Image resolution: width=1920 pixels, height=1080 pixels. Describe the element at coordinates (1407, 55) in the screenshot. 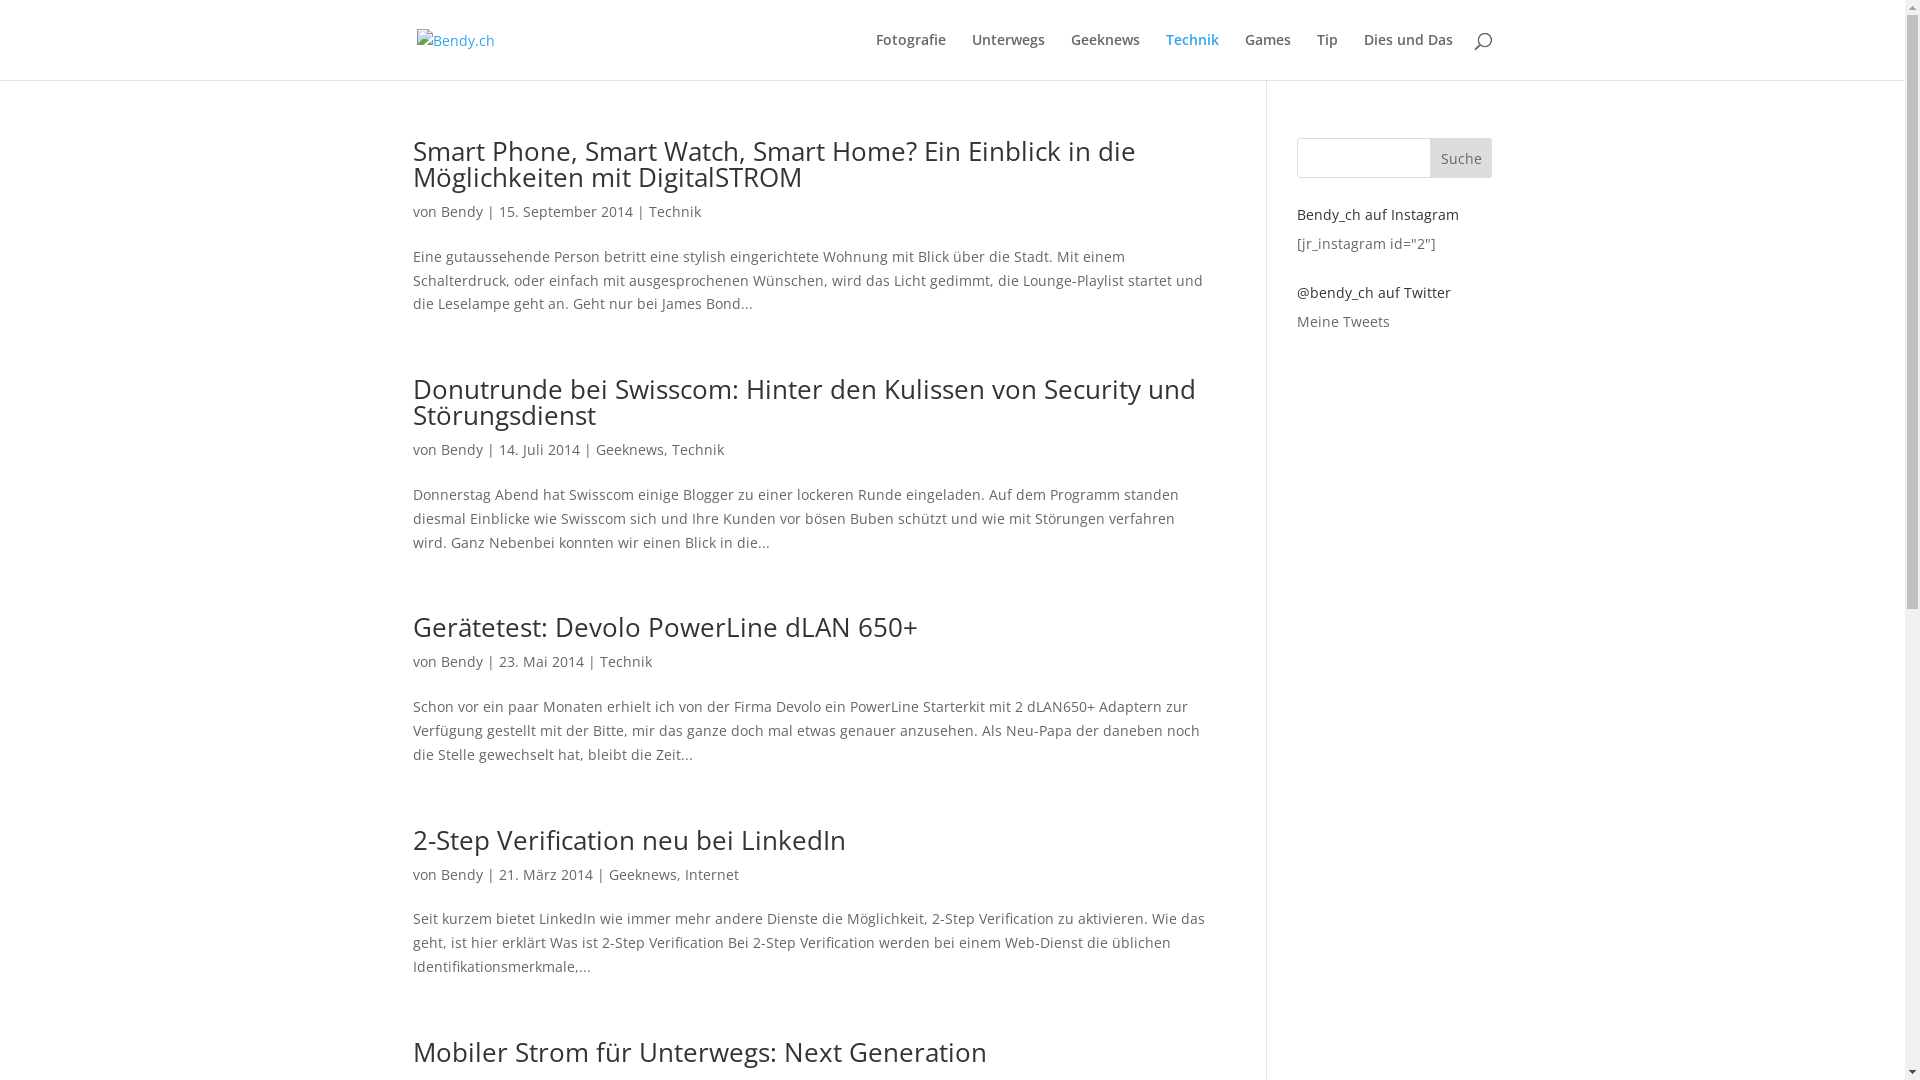

I see `'Dies und Das'` at that location.